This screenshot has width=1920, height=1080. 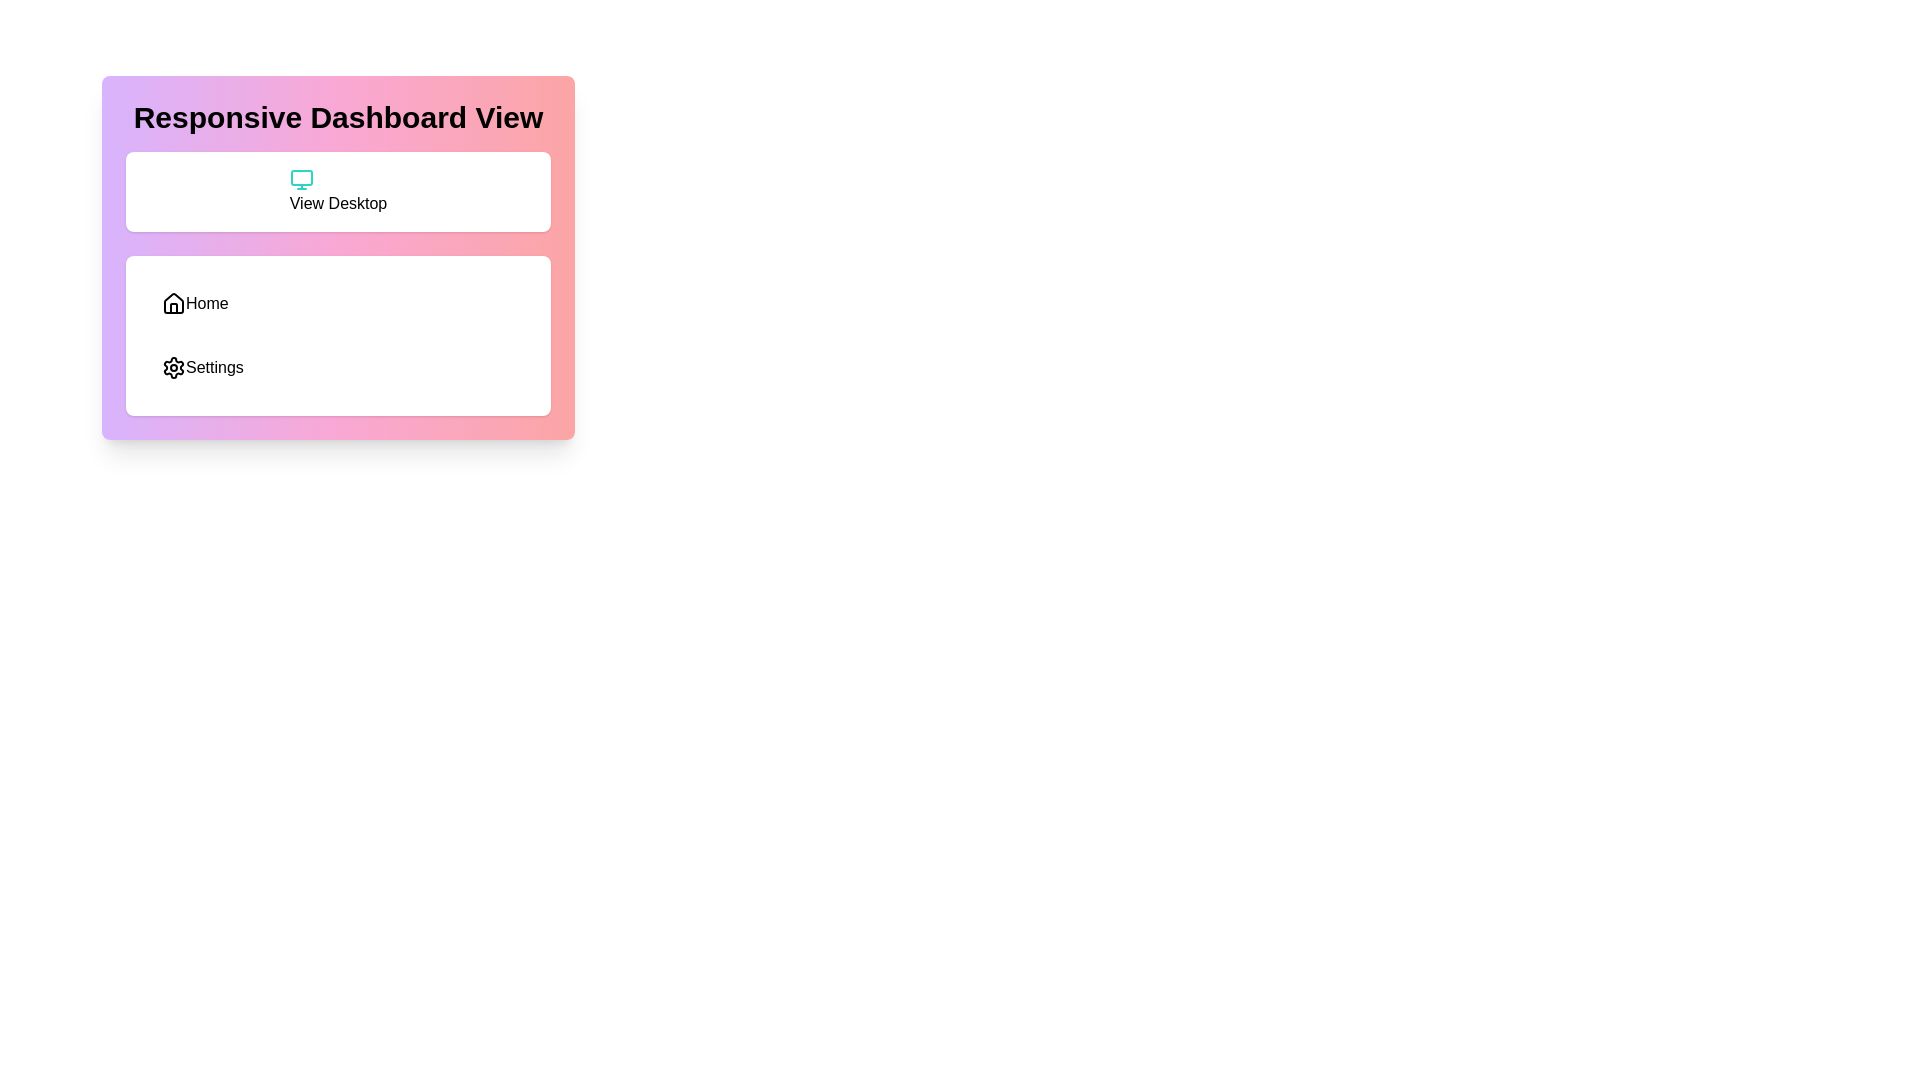 What do you see at coordinates (338, 192) in the screenshot?
I see `the informational text element featuring a teal monitor icon above the 'View Desktop' text, which is centered in a modern sans-serif font` at bounding box center [338, 192].